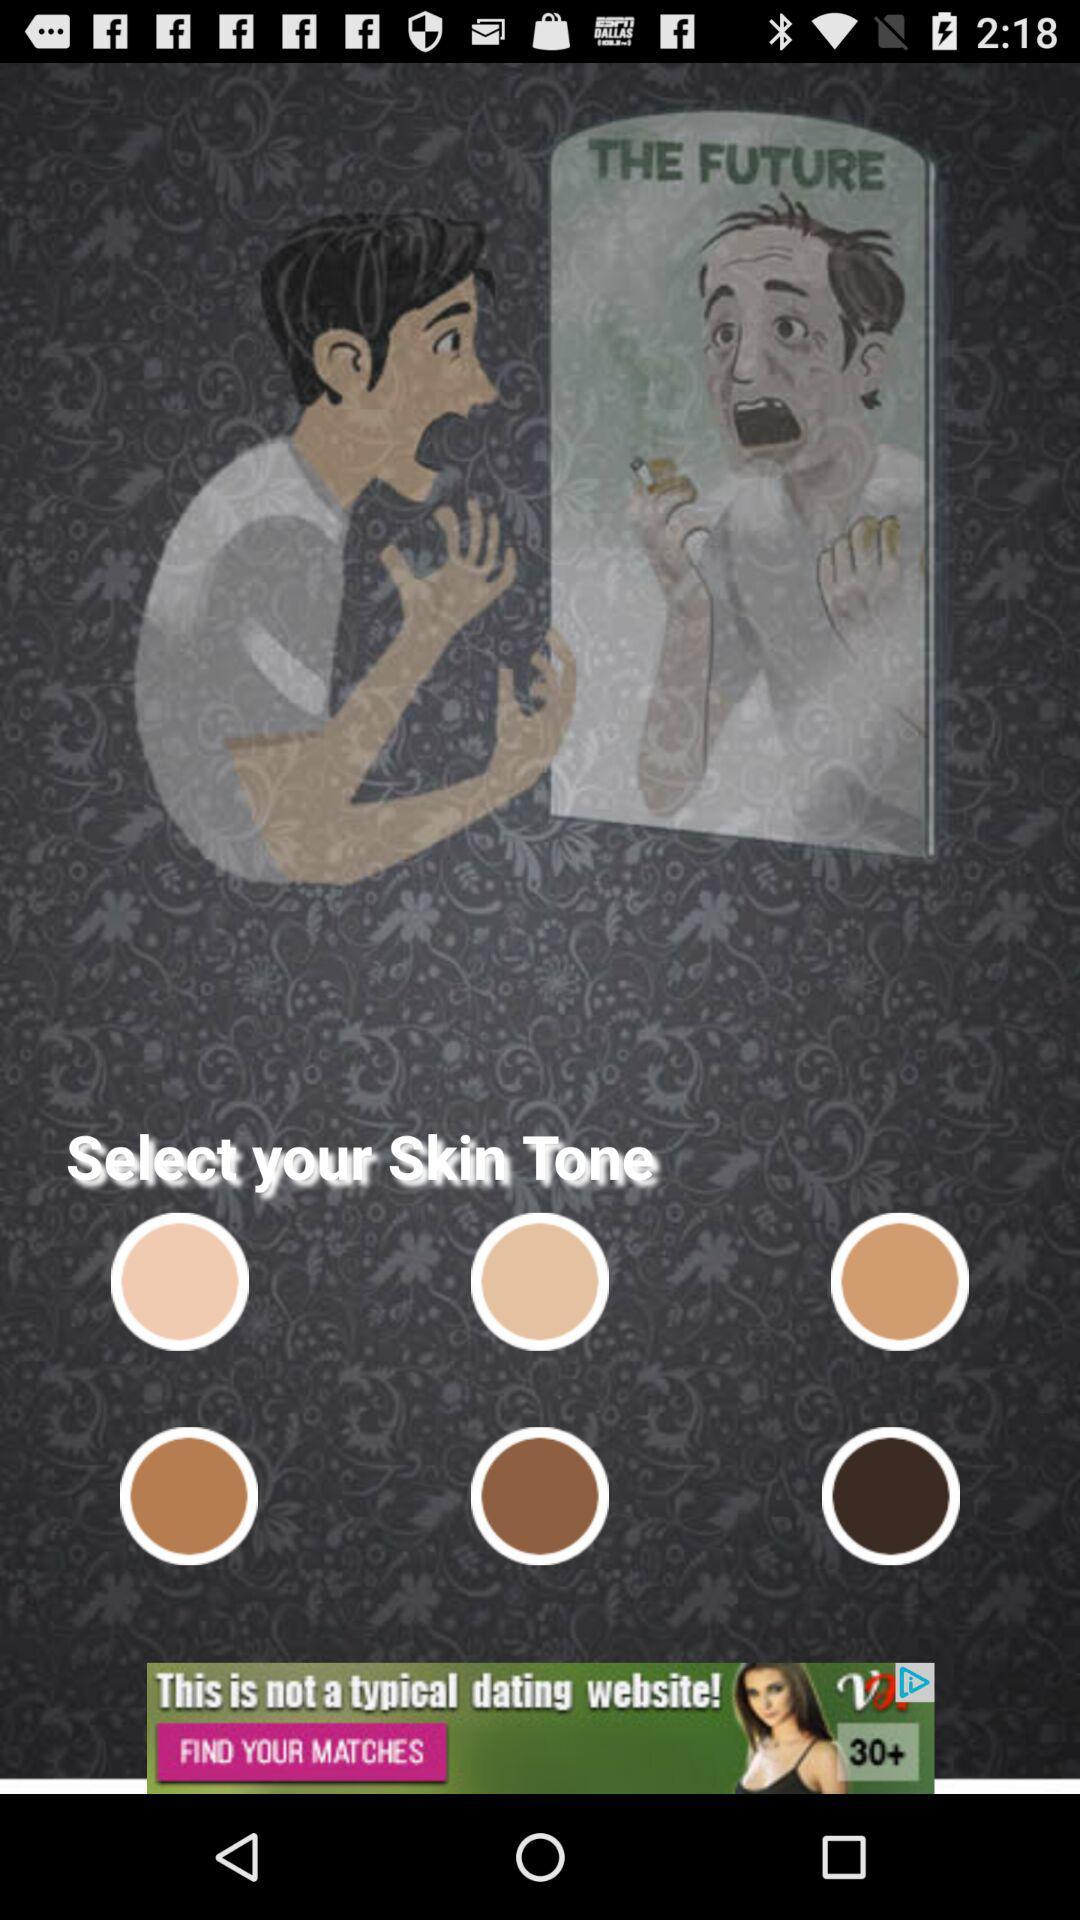 The image size is (1080, 1920). What do you see at coordinates (890, 1496) in the screenshot?
I see `choose this` at bounding box center [890, 1496].